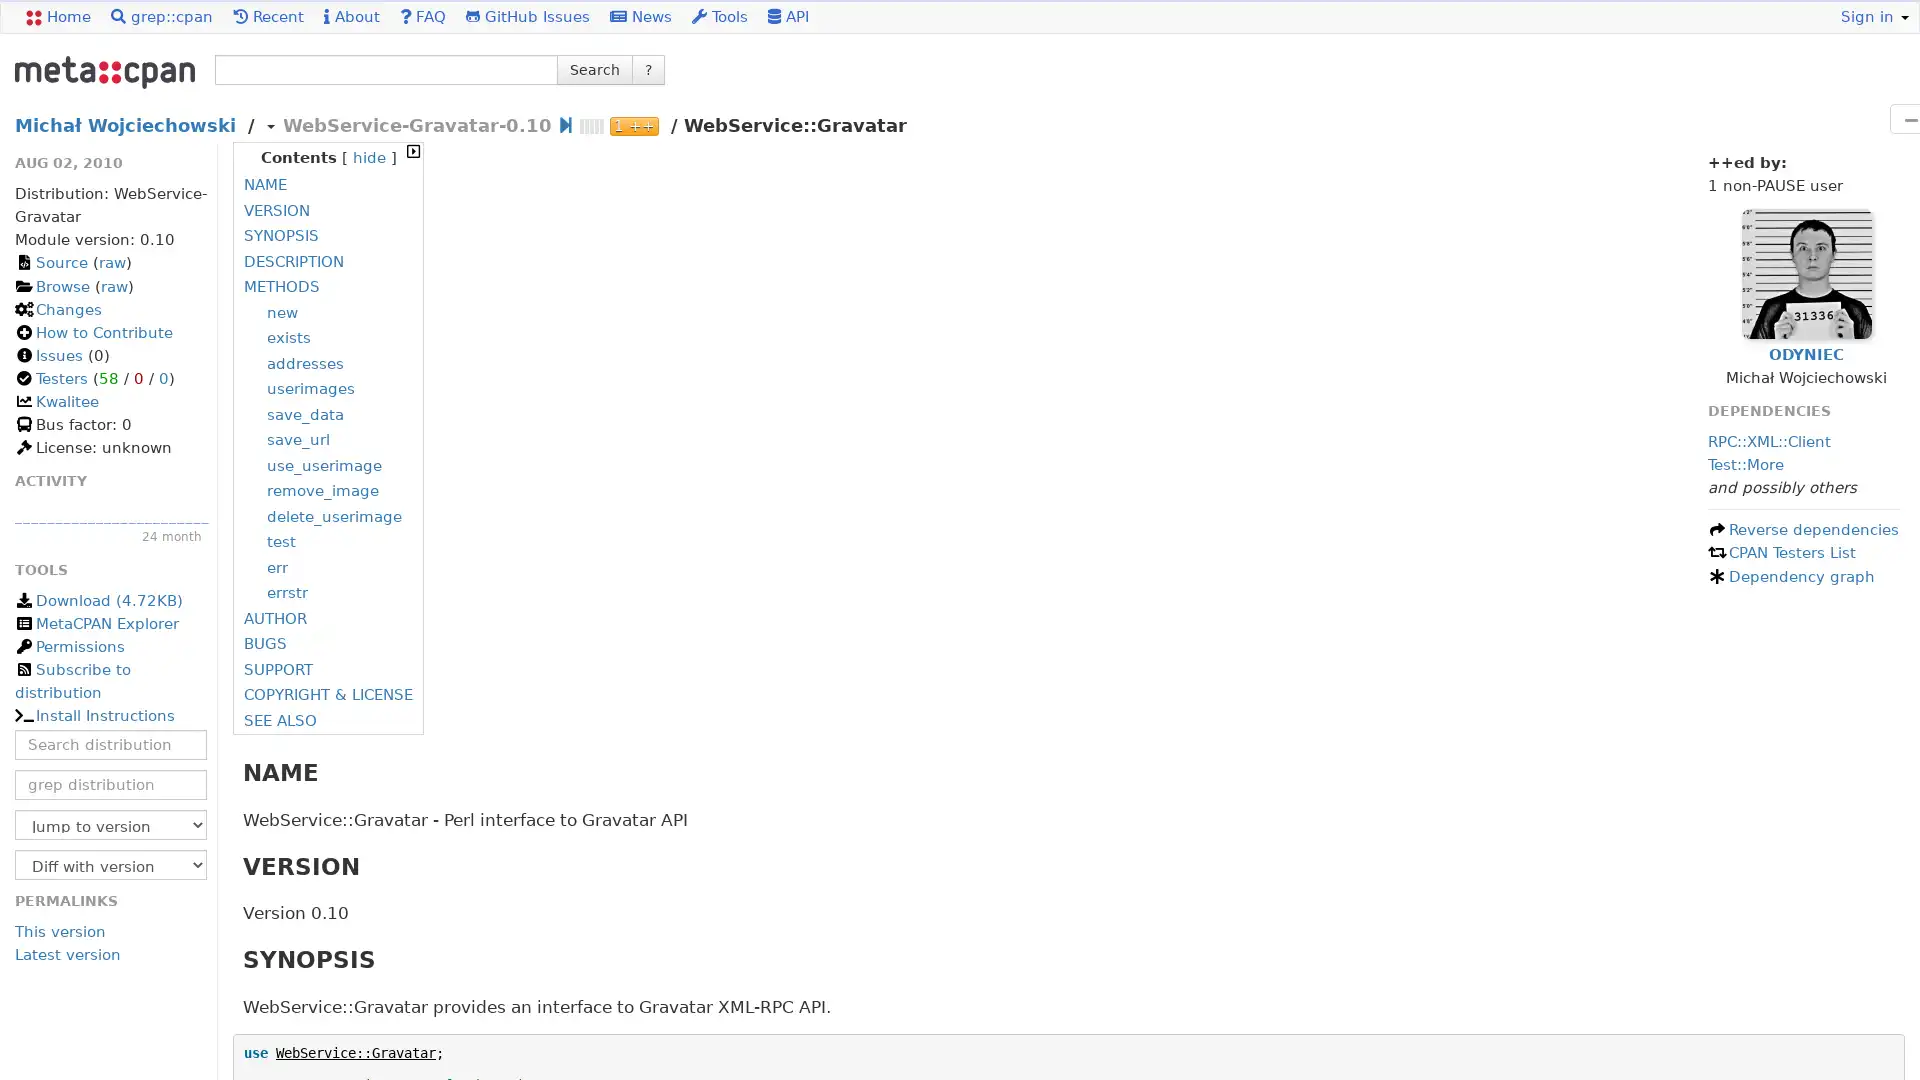  I want to click on Search, so click(594, 68).